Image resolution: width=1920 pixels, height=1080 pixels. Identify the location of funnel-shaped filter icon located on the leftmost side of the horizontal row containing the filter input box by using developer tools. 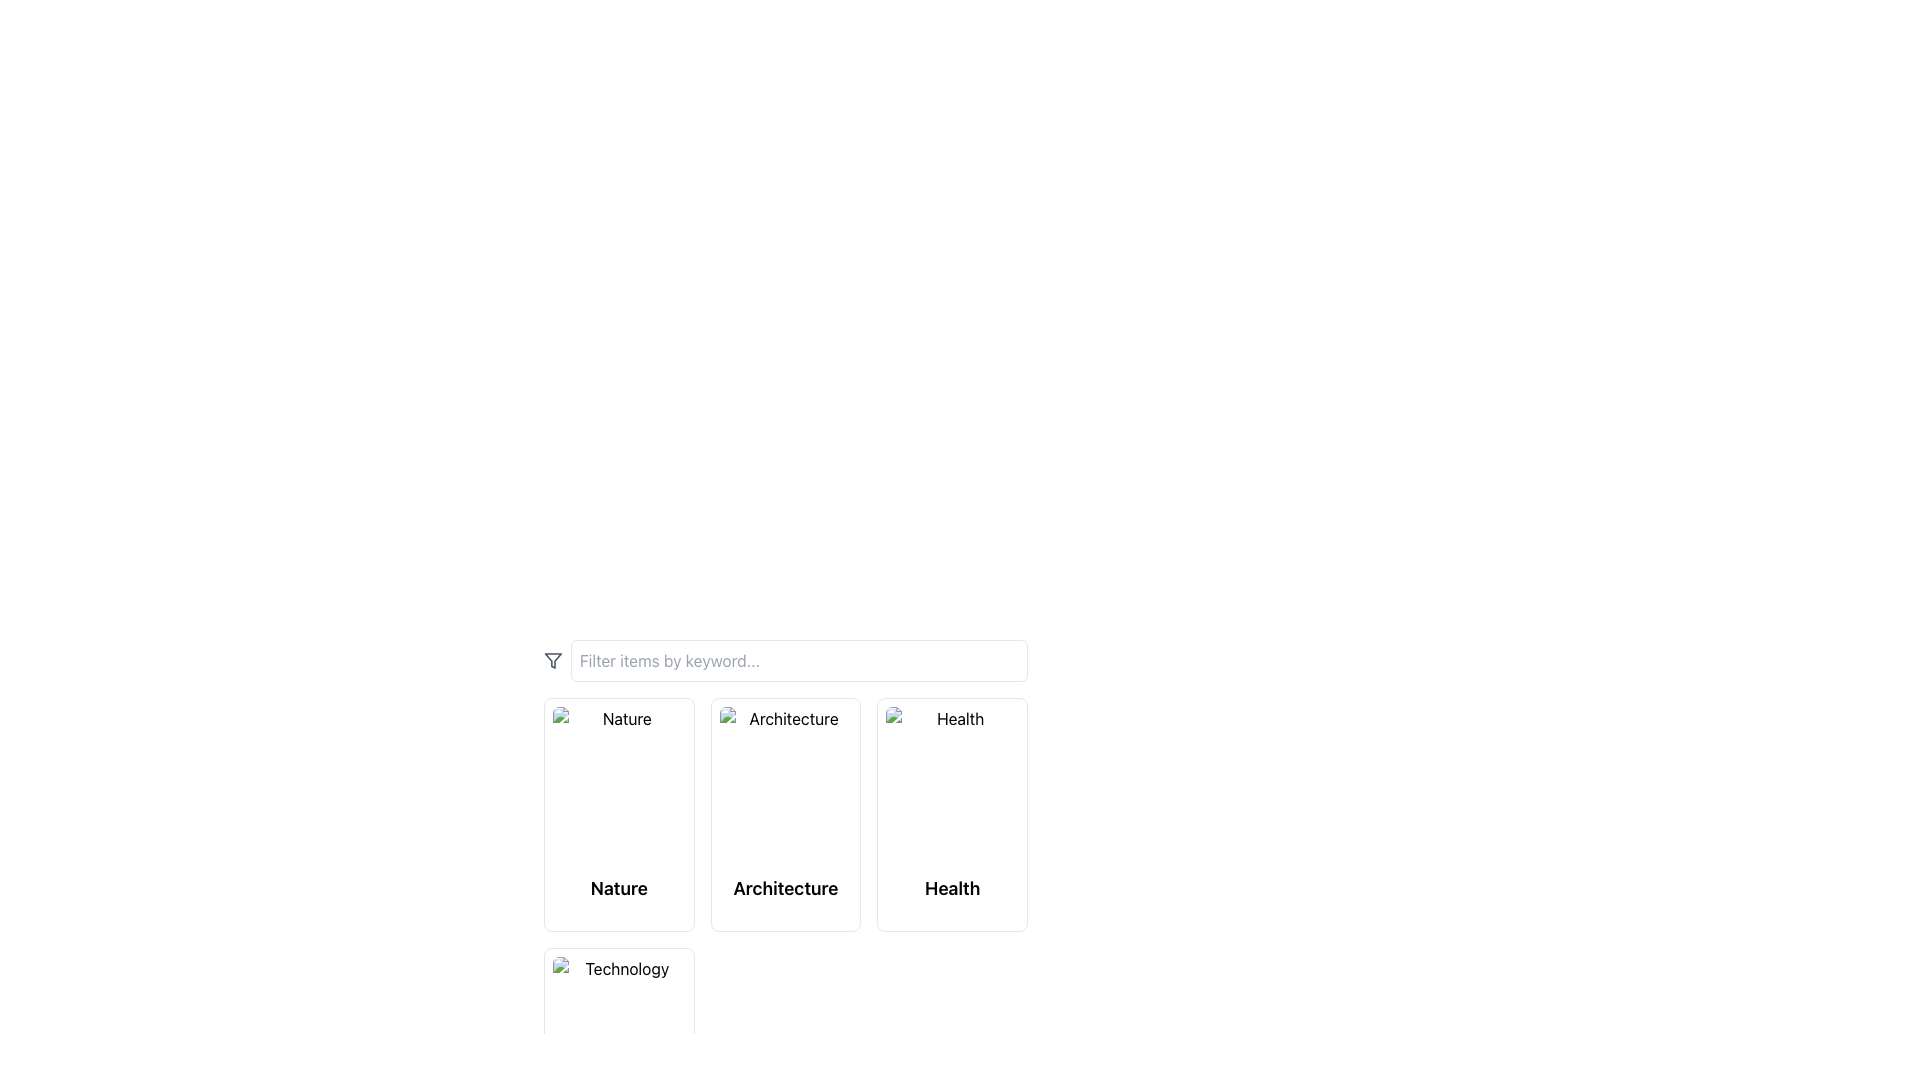
(553, 660).